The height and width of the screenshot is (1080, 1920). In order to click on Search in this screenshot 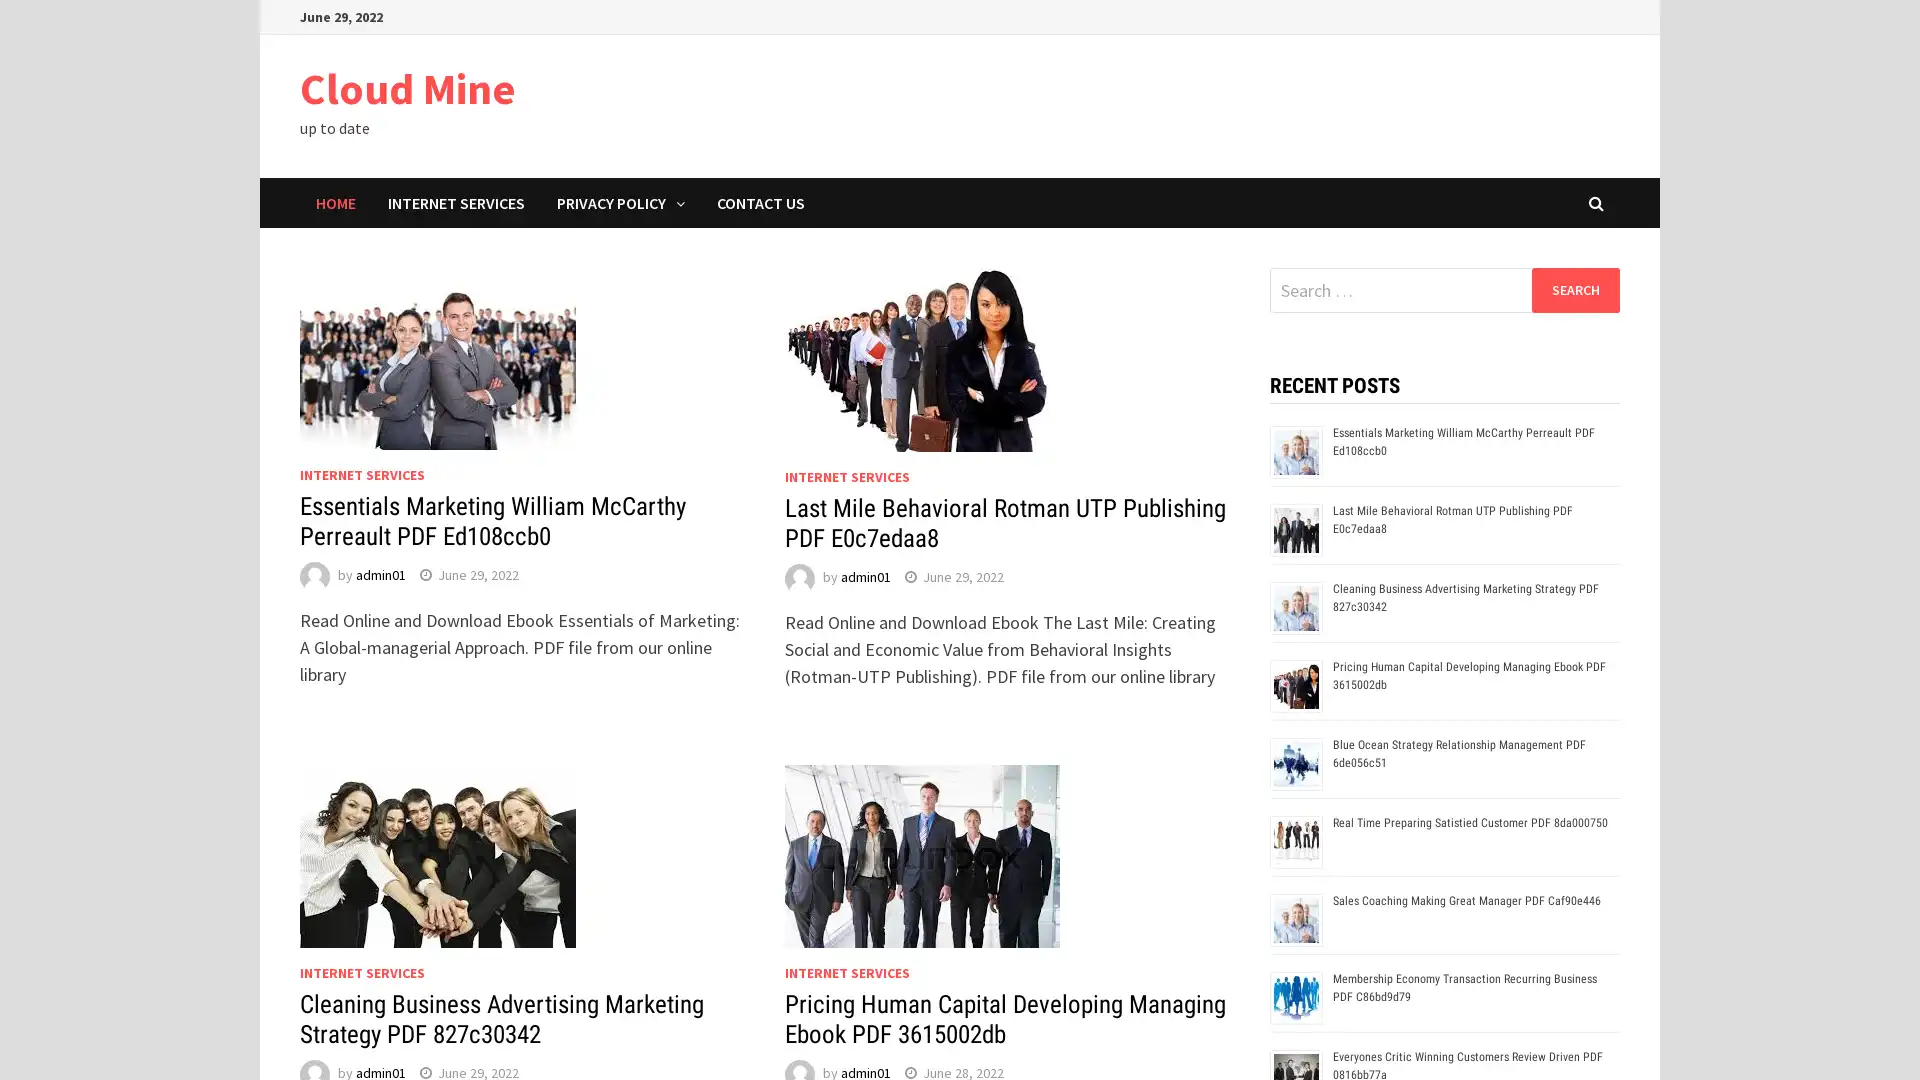, I will do `click(1574, 289)`.